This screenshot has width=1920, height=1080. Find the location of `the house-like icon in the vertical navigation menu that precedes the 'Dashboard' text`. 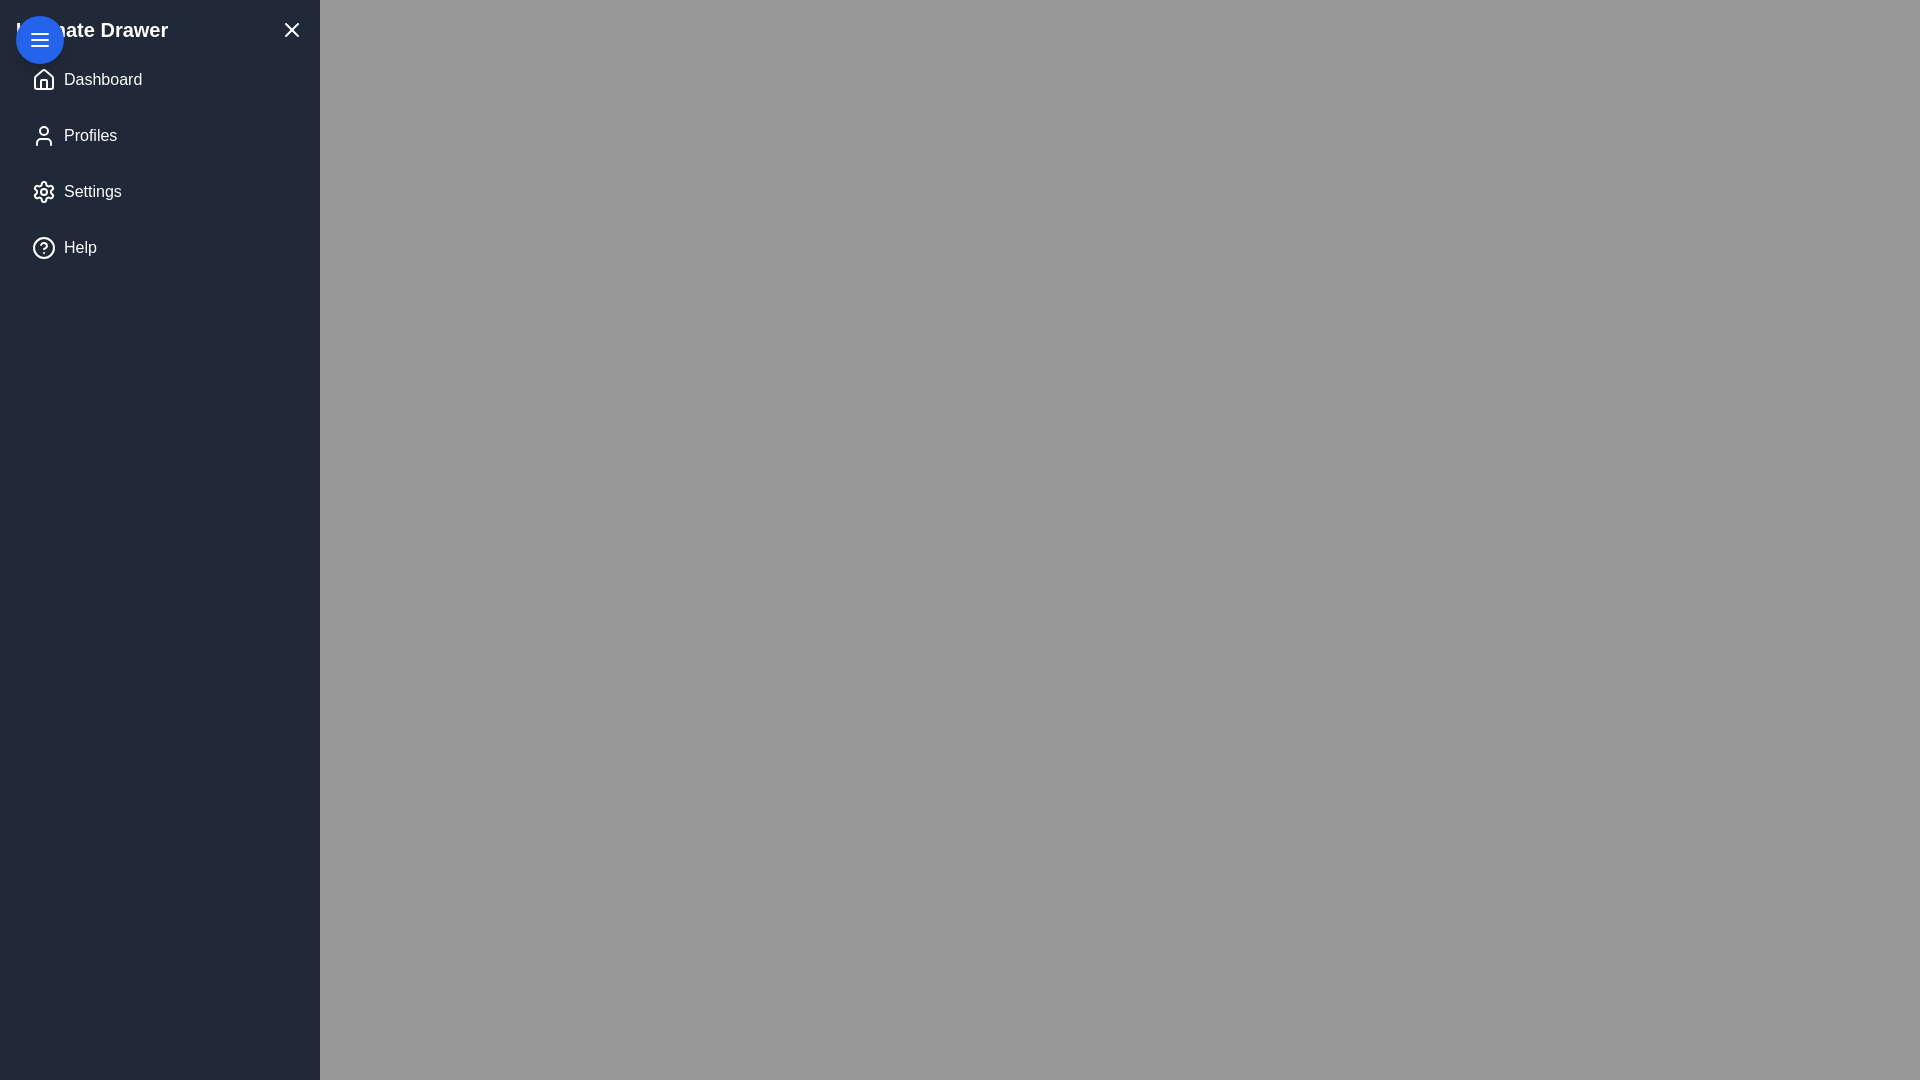

the house-like icon in the vertical navigation menu that precedes the 'Dashboard' text is located at coordinates (43, 77).